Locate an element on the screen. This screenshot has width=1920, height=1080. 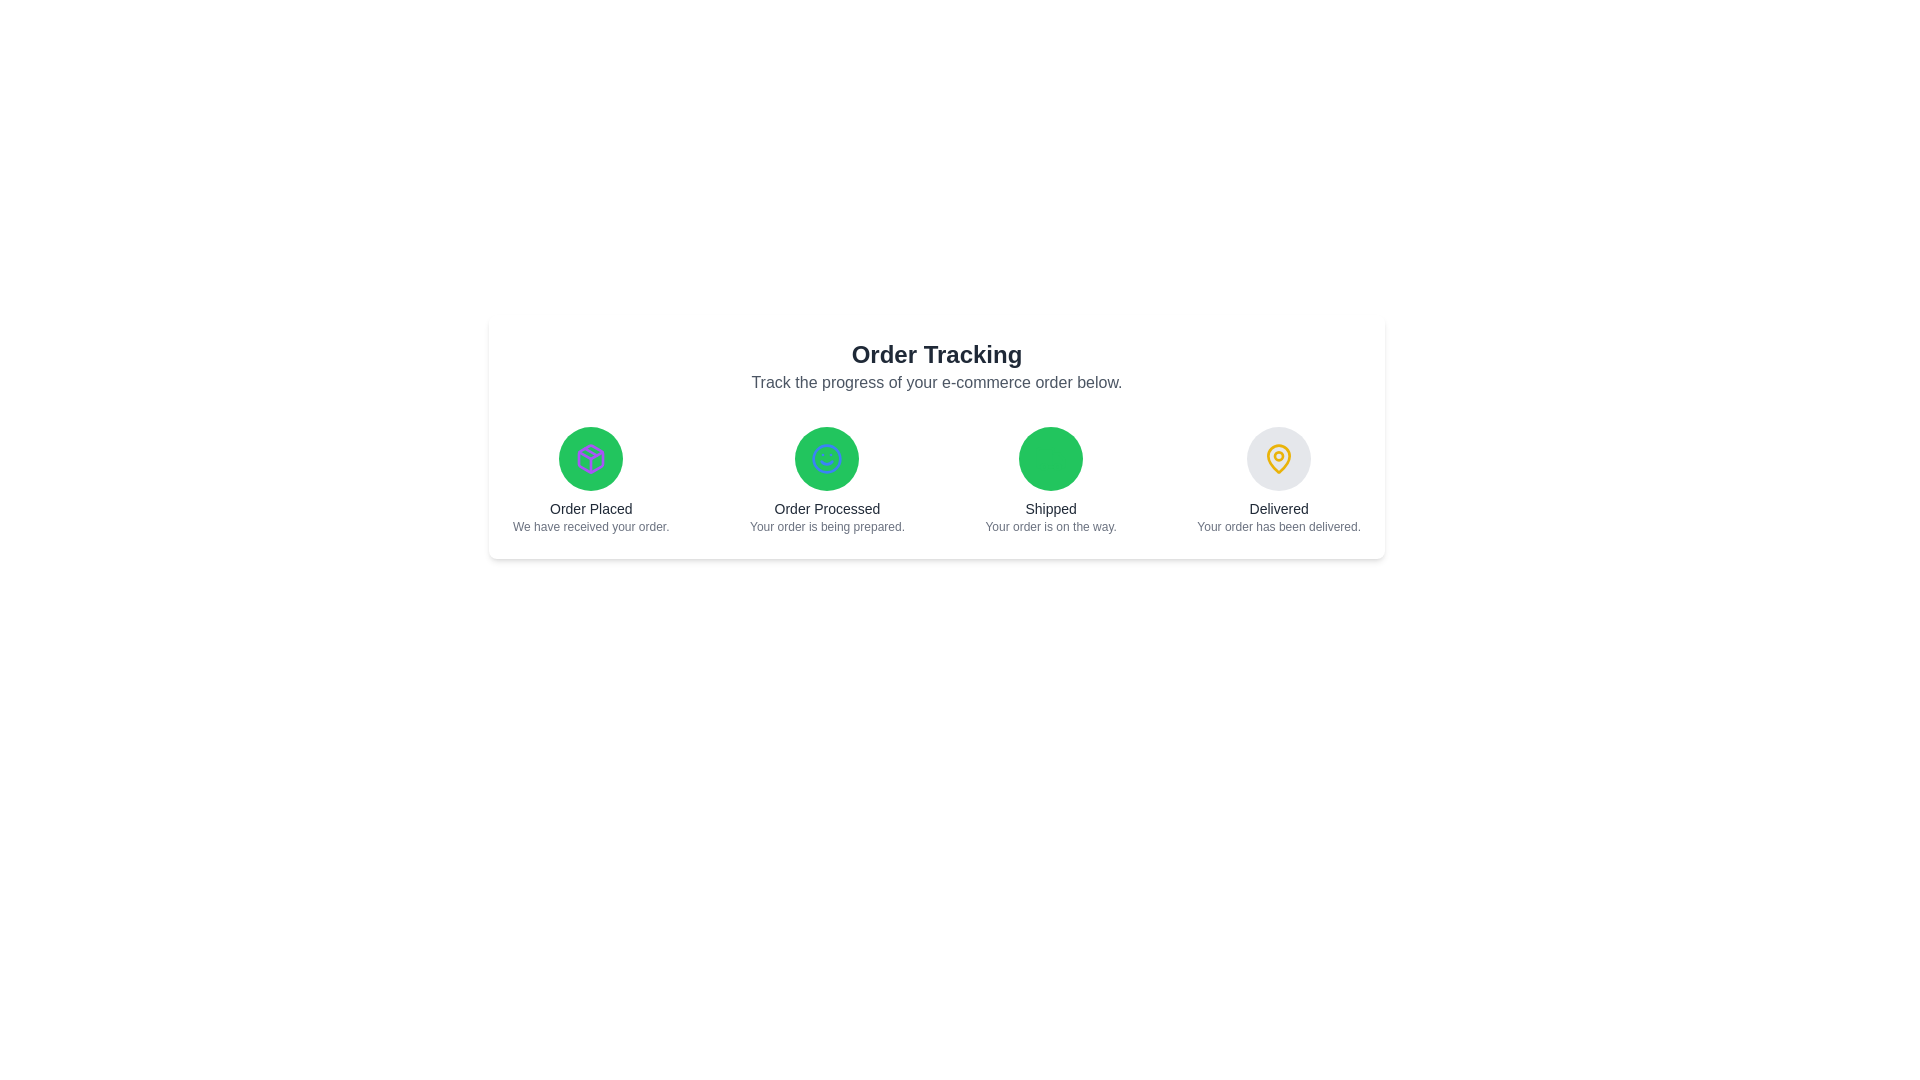
the 'Order Processed' icon in the second progress indicator of the order tracking section is located at coordinates (827, 459).